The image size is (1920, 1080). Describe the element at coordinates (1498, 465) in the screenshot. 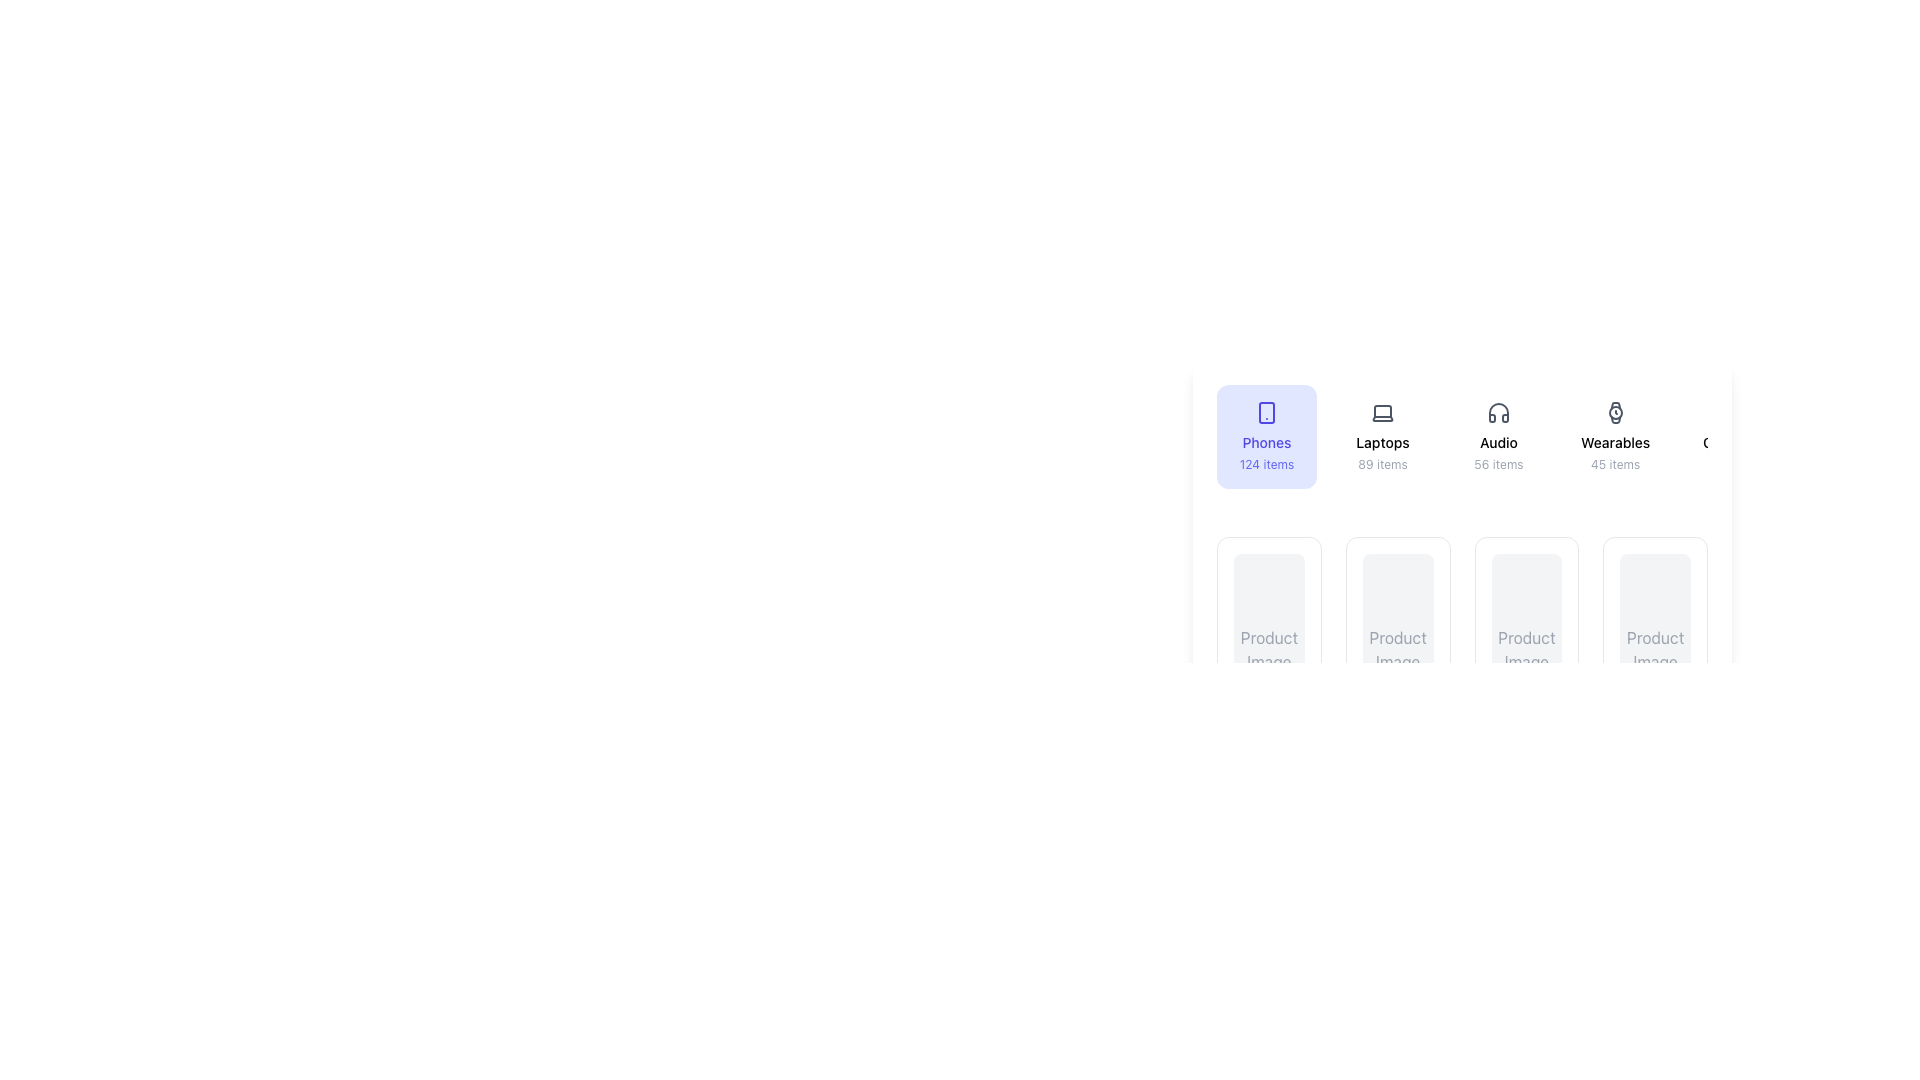

I see `the static text label providing information about the 'Audio' category, which is located beneath the 'Audio' title in the header navigation row` at that location.